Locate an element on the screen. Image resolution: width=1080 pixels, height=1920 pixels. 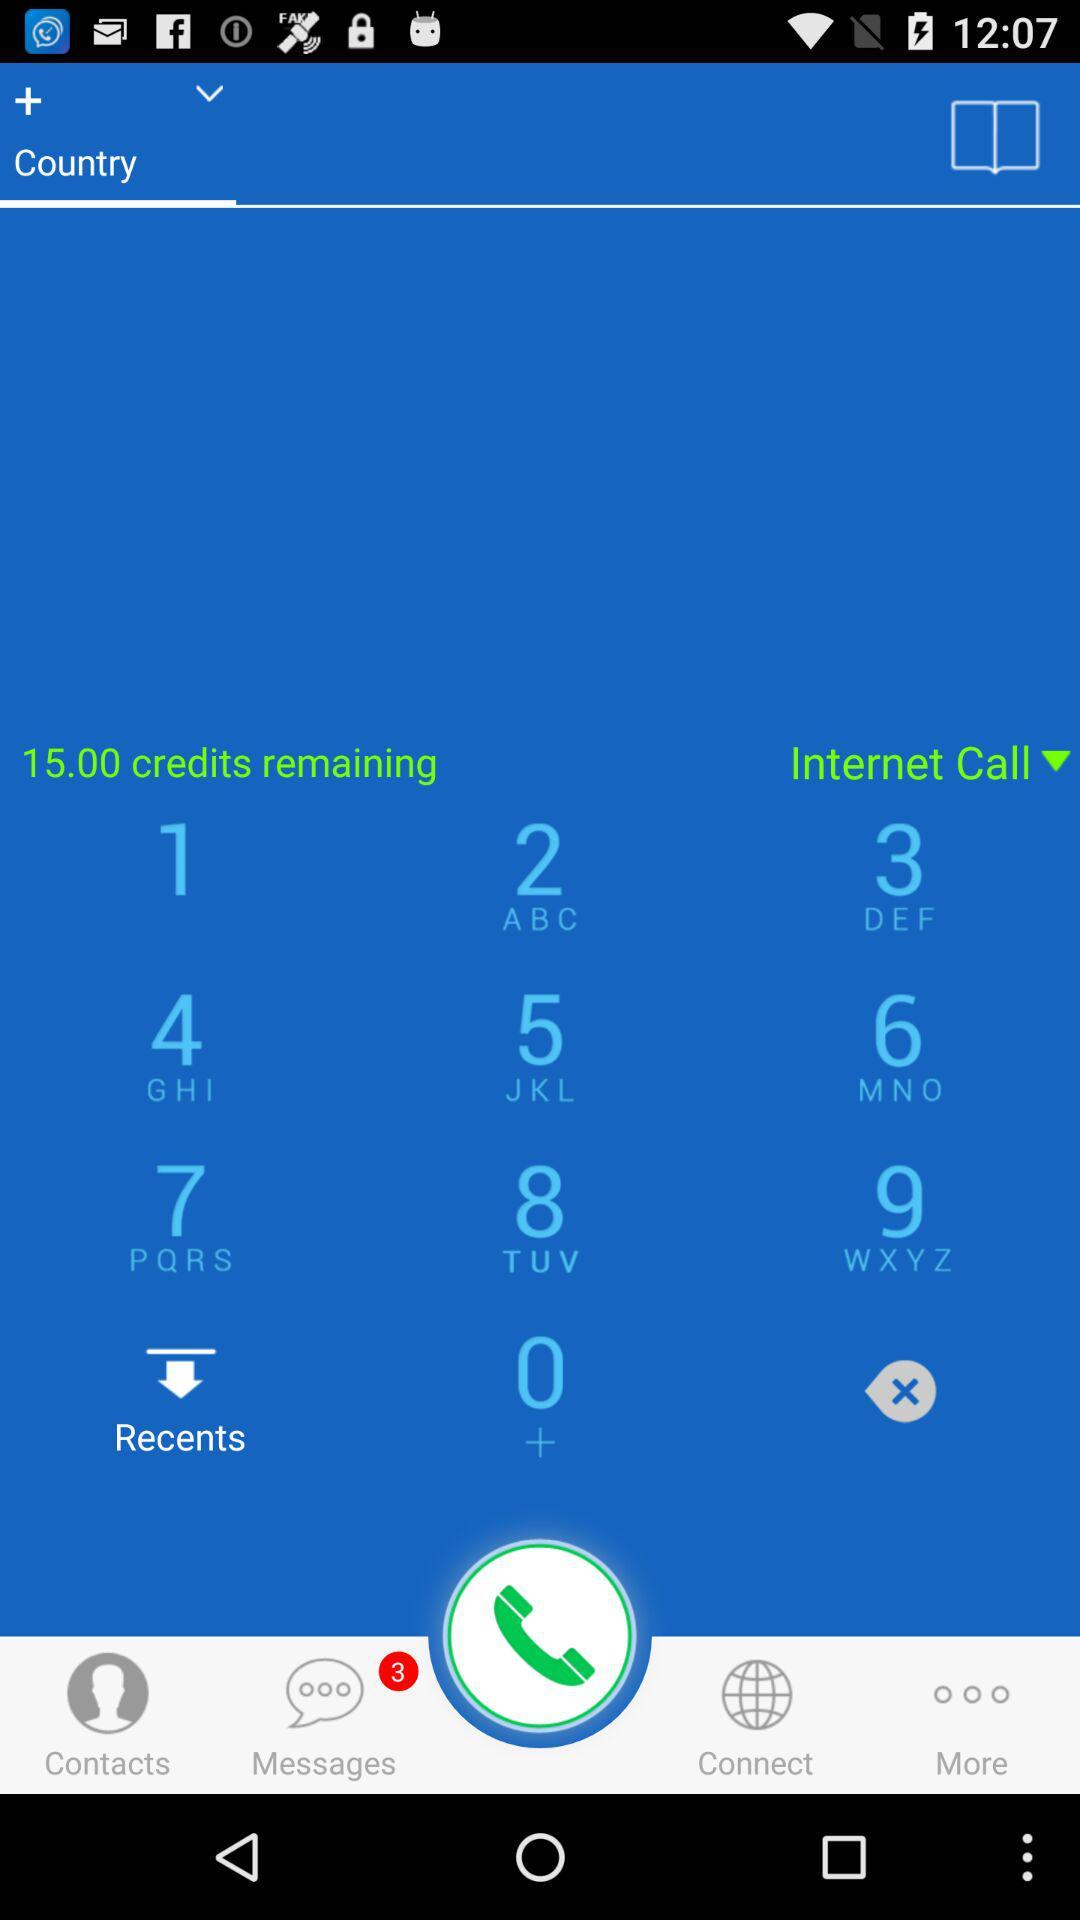
call number is located at coordinates (540, 1636).